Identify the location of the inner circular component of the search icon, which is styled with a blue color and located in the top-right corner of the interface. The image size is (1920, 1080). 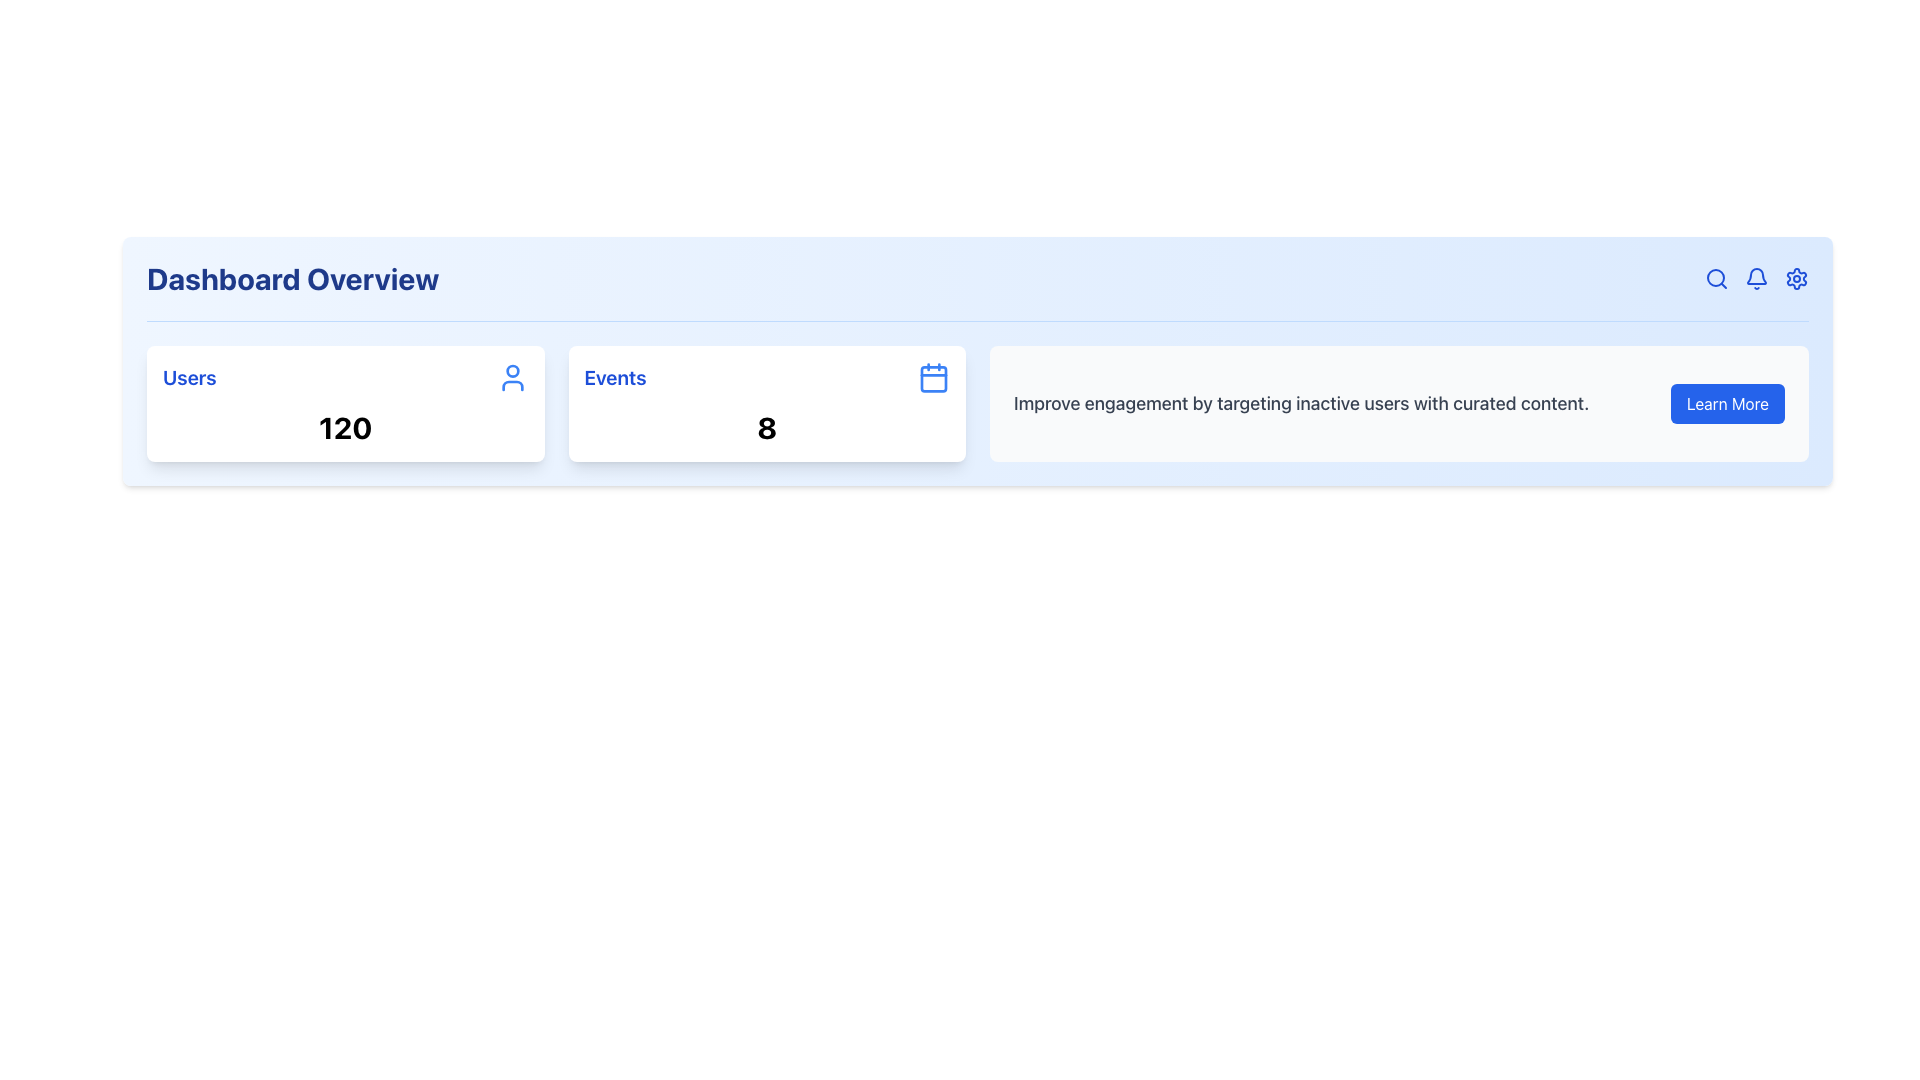
(1715, 277).